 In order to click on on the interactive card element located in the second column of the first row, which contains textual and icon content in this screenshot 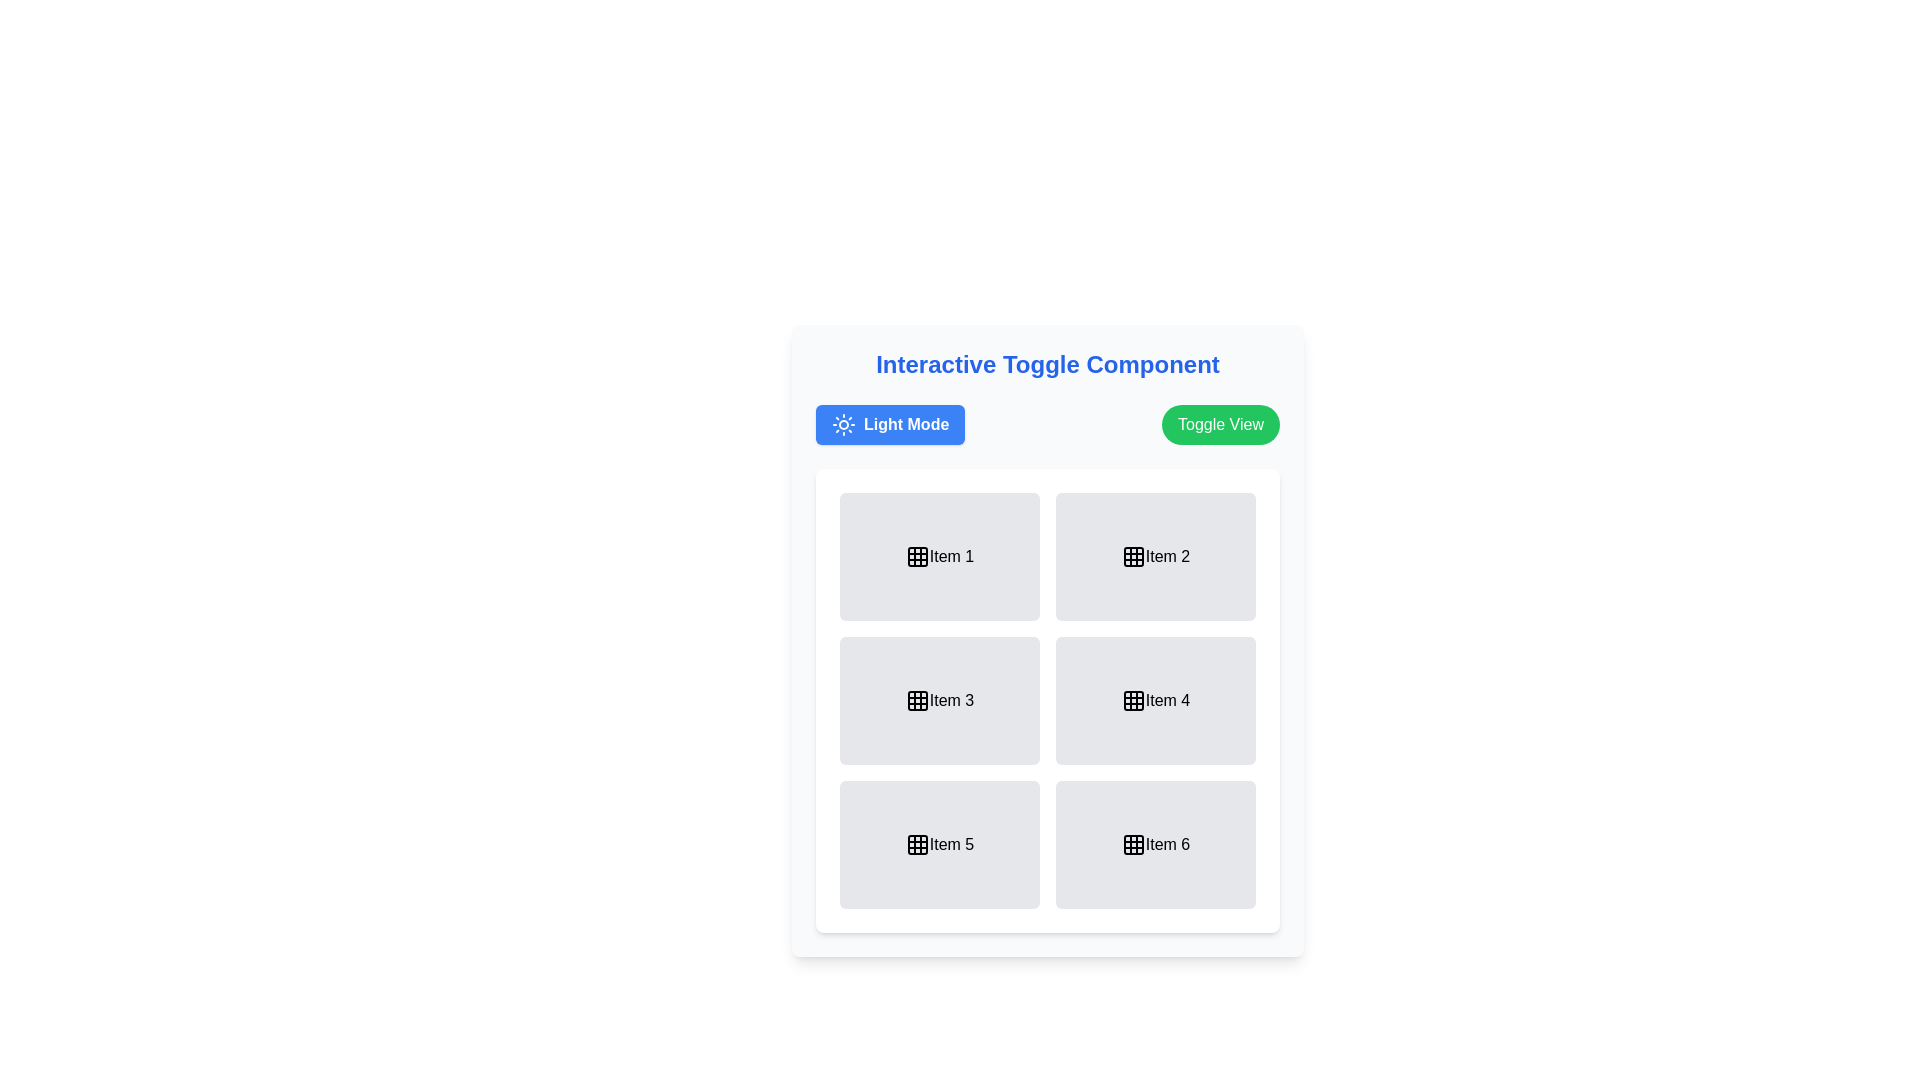, I will do `click(1156, 556)`.